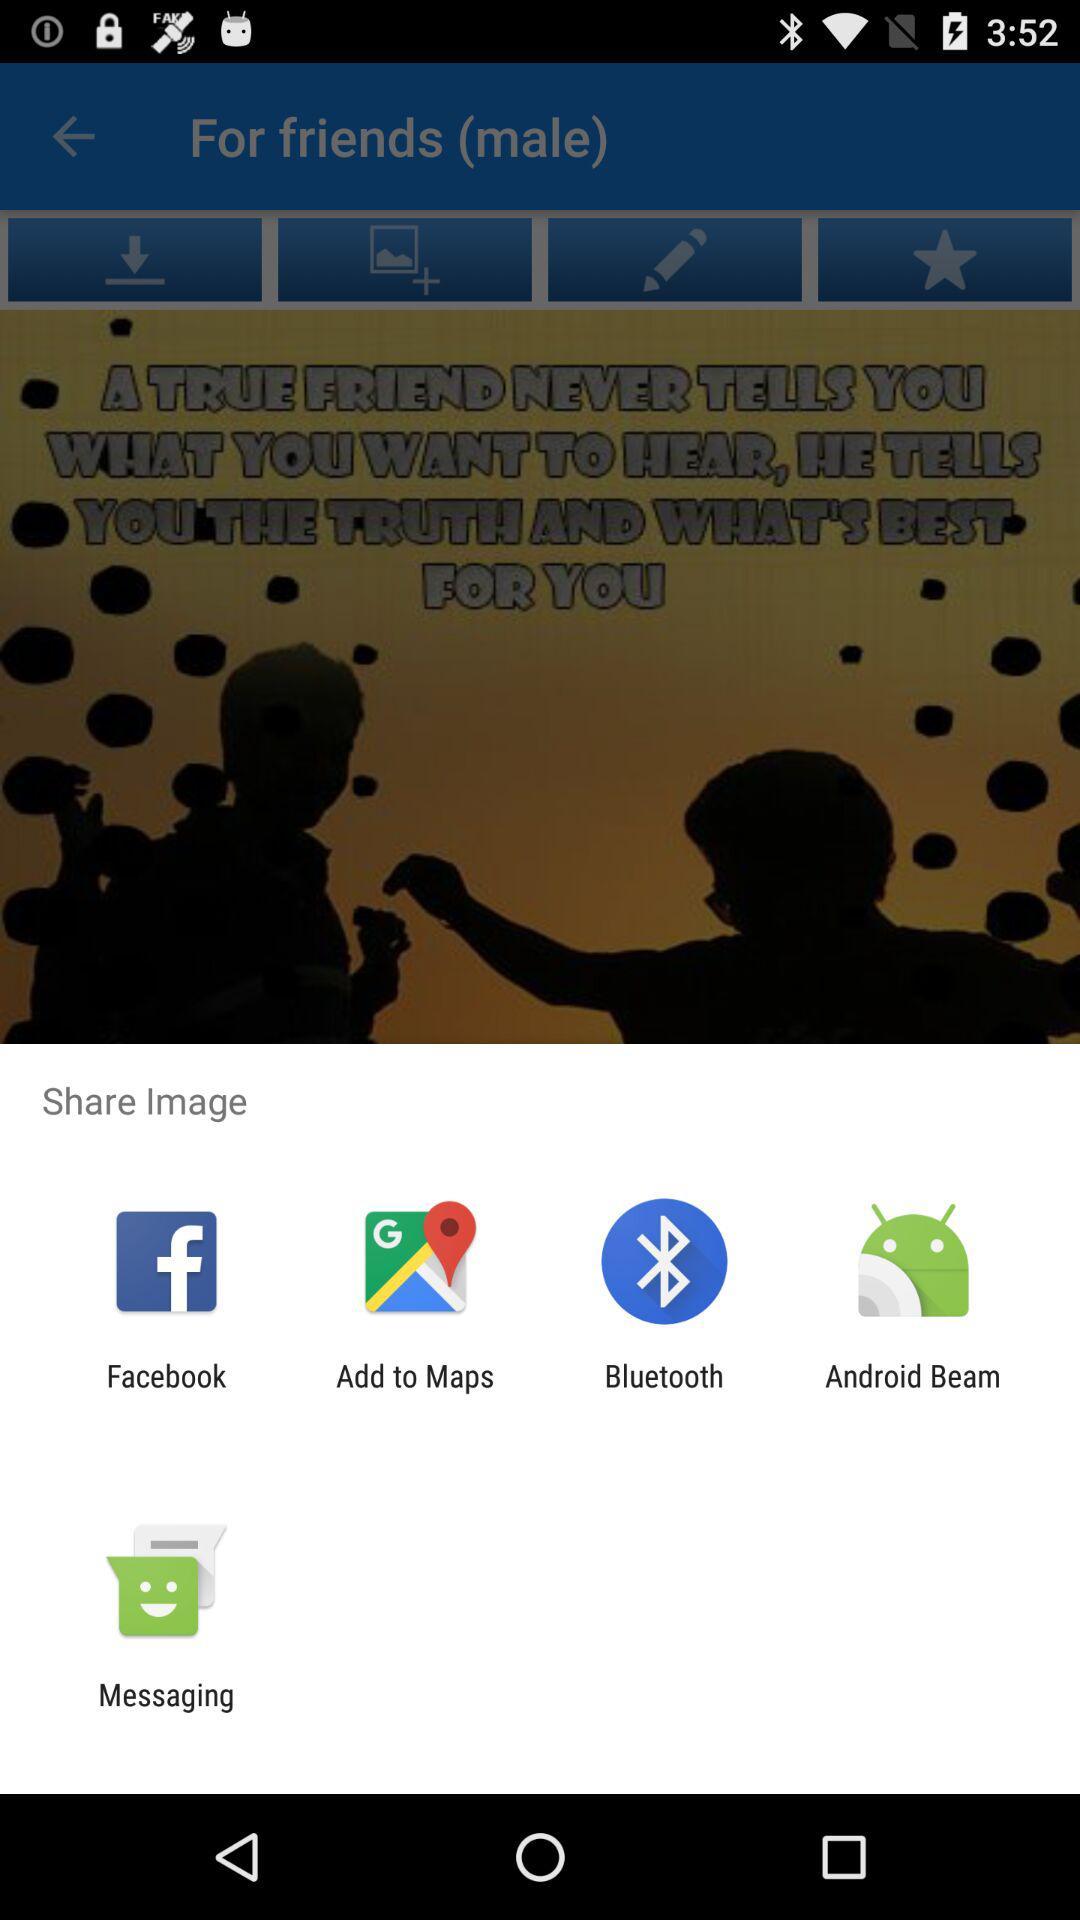  I want to click on add to maps item, so click(414, 1392).